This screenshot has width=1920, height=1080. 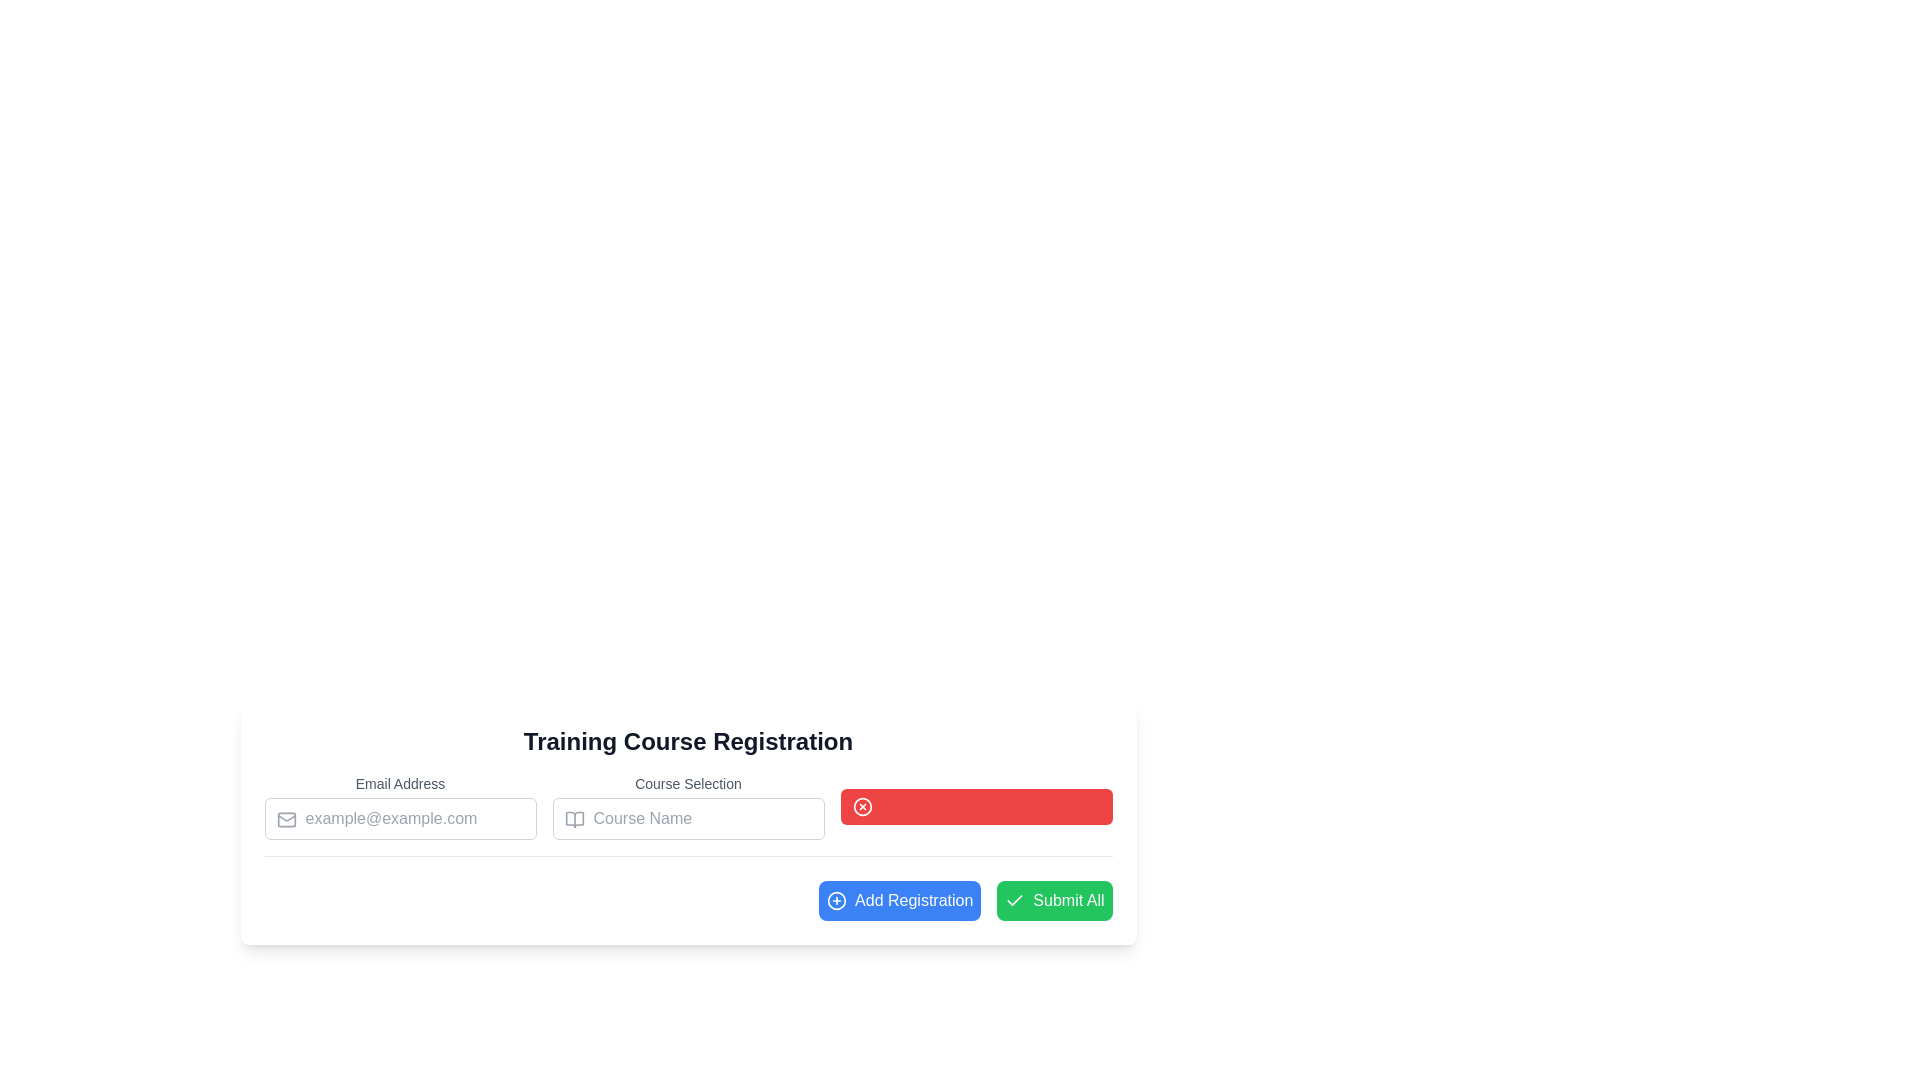 What do you see at coordinates (976, 805) in the screenshot?
I see `the 'Clear' or 'Remove' button located at the far right of the form row containing 'Email Address' and 'Course Selection' to trigger visual feedback` at bounding box center [976, 805].